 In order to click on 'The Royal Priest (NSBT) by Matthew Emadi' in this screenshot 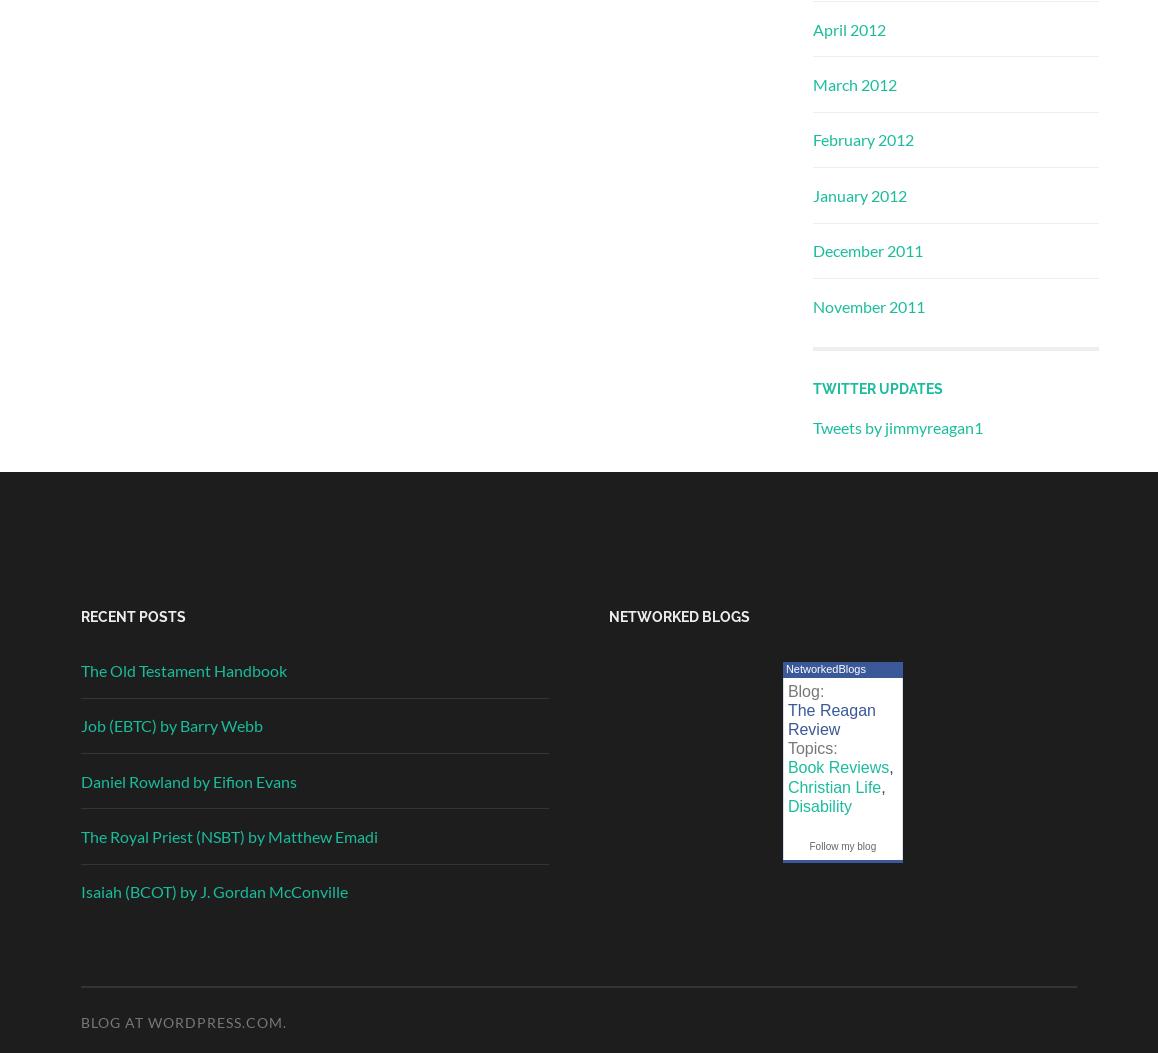, I will do `click(229, 834)`.